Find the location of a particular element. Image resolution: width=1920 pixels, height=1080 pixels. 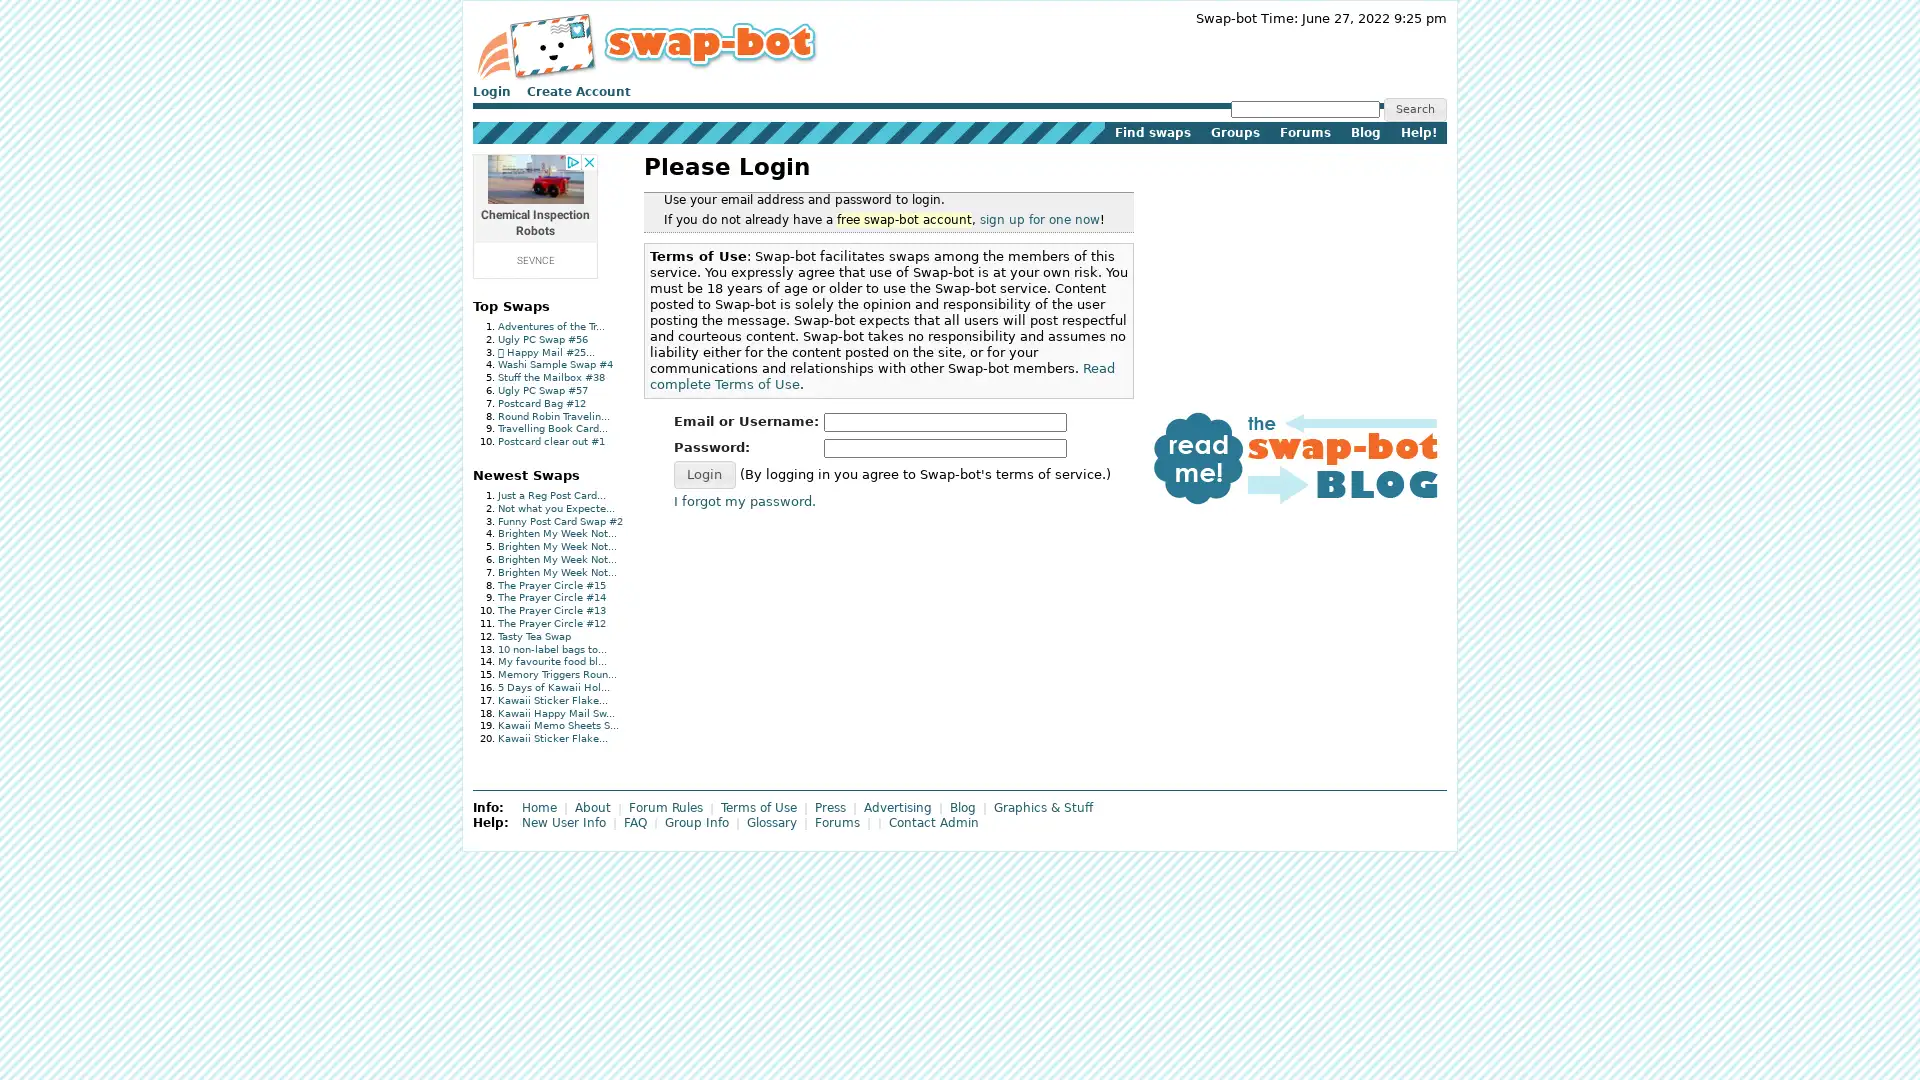

Login is located at coordinates (704, 474).